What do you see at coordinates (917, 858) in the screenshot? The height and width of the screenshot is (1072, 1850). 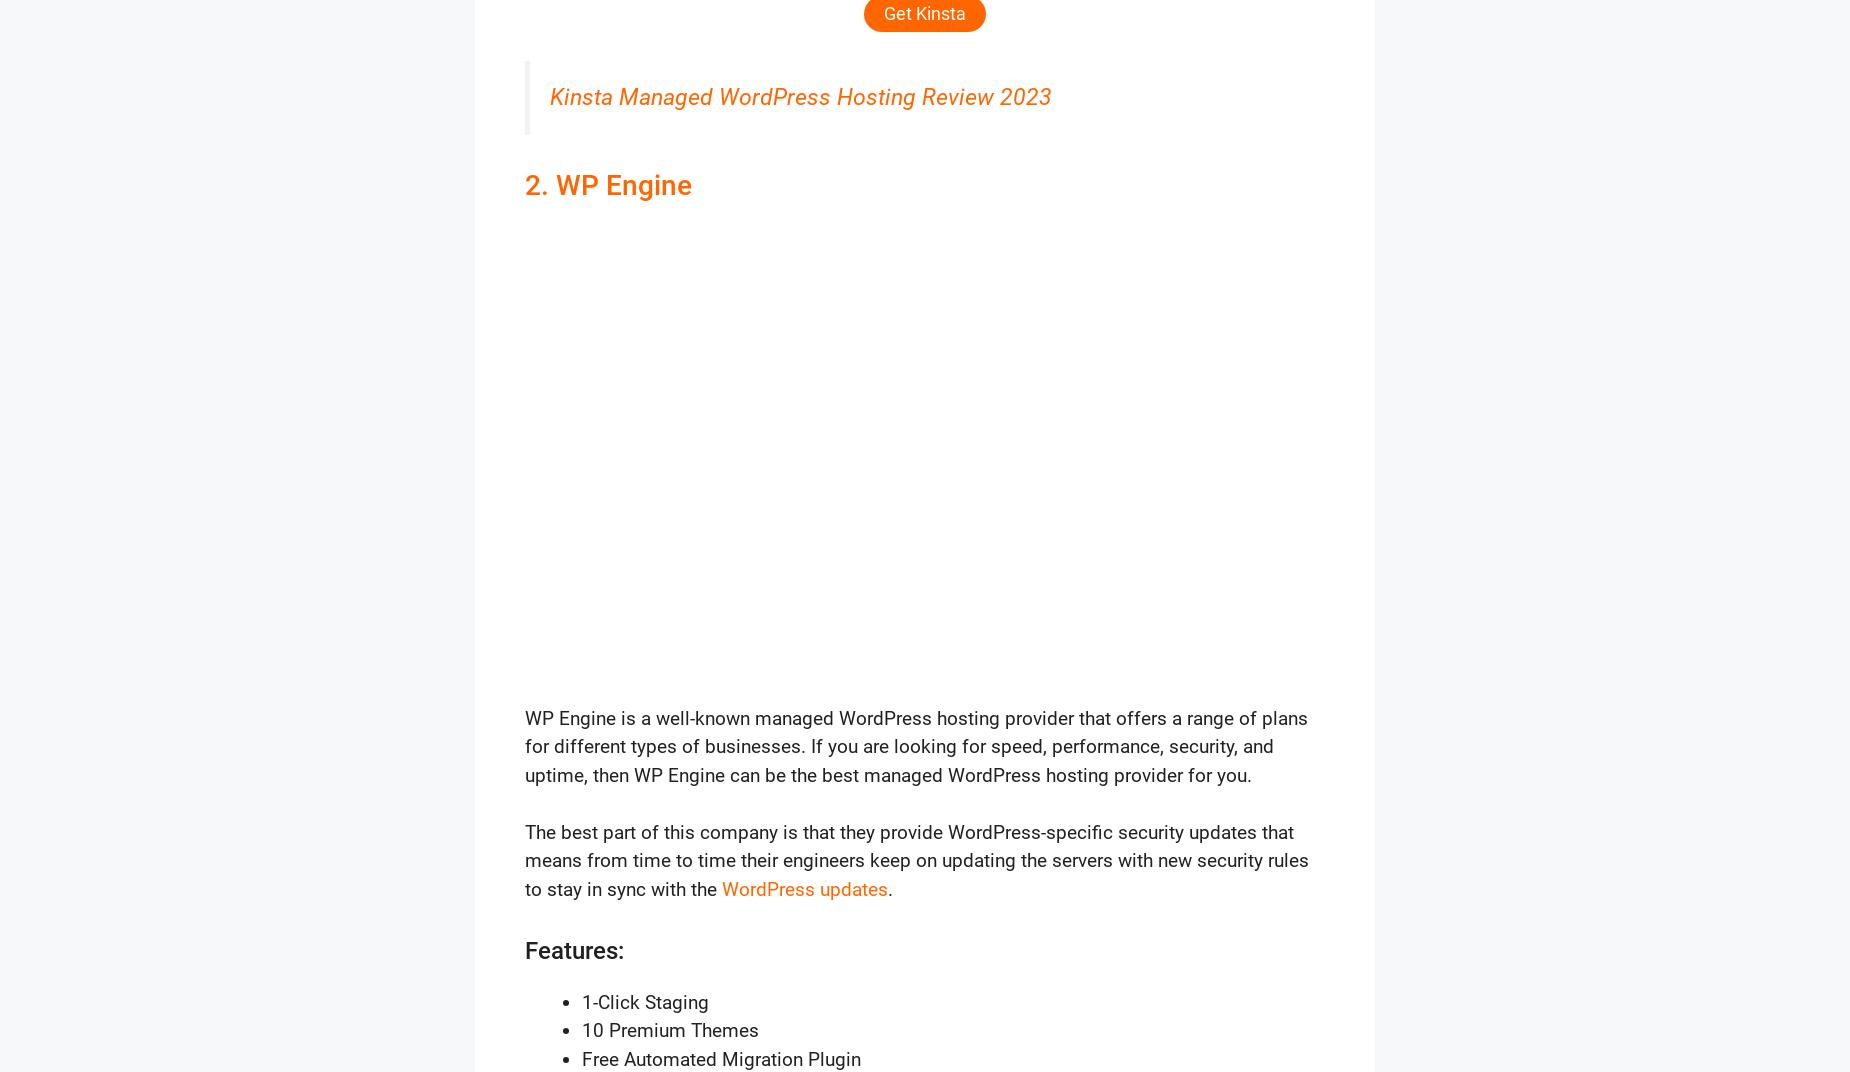 I see `'The best part of this company is that they provide WordPress-specific security updates that means from time to time their engineers keep on updating the servers with new security rules to stay in sync with the'` at bounding box center [917, 858].